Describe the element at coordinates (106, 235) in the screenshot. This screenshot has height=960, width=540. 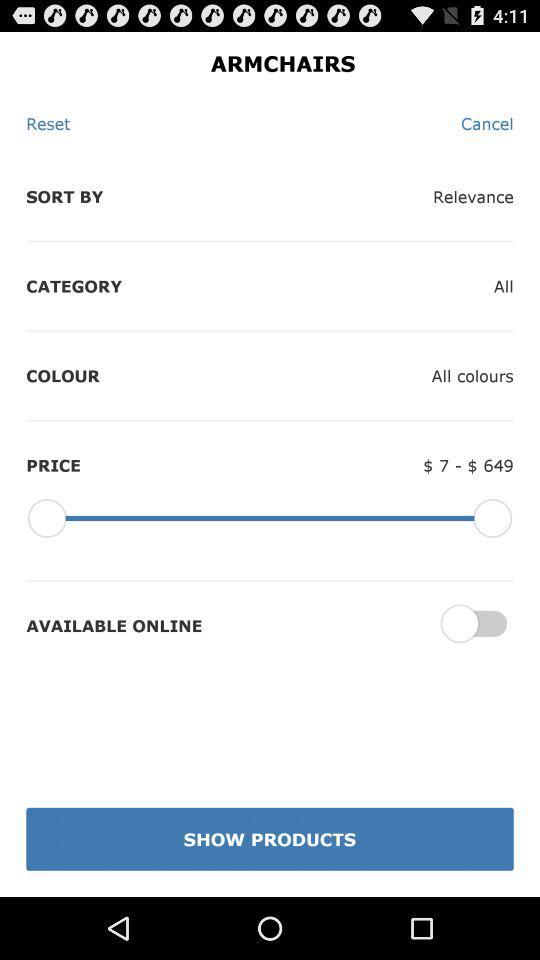
I see `the options sort by and category` at that location.